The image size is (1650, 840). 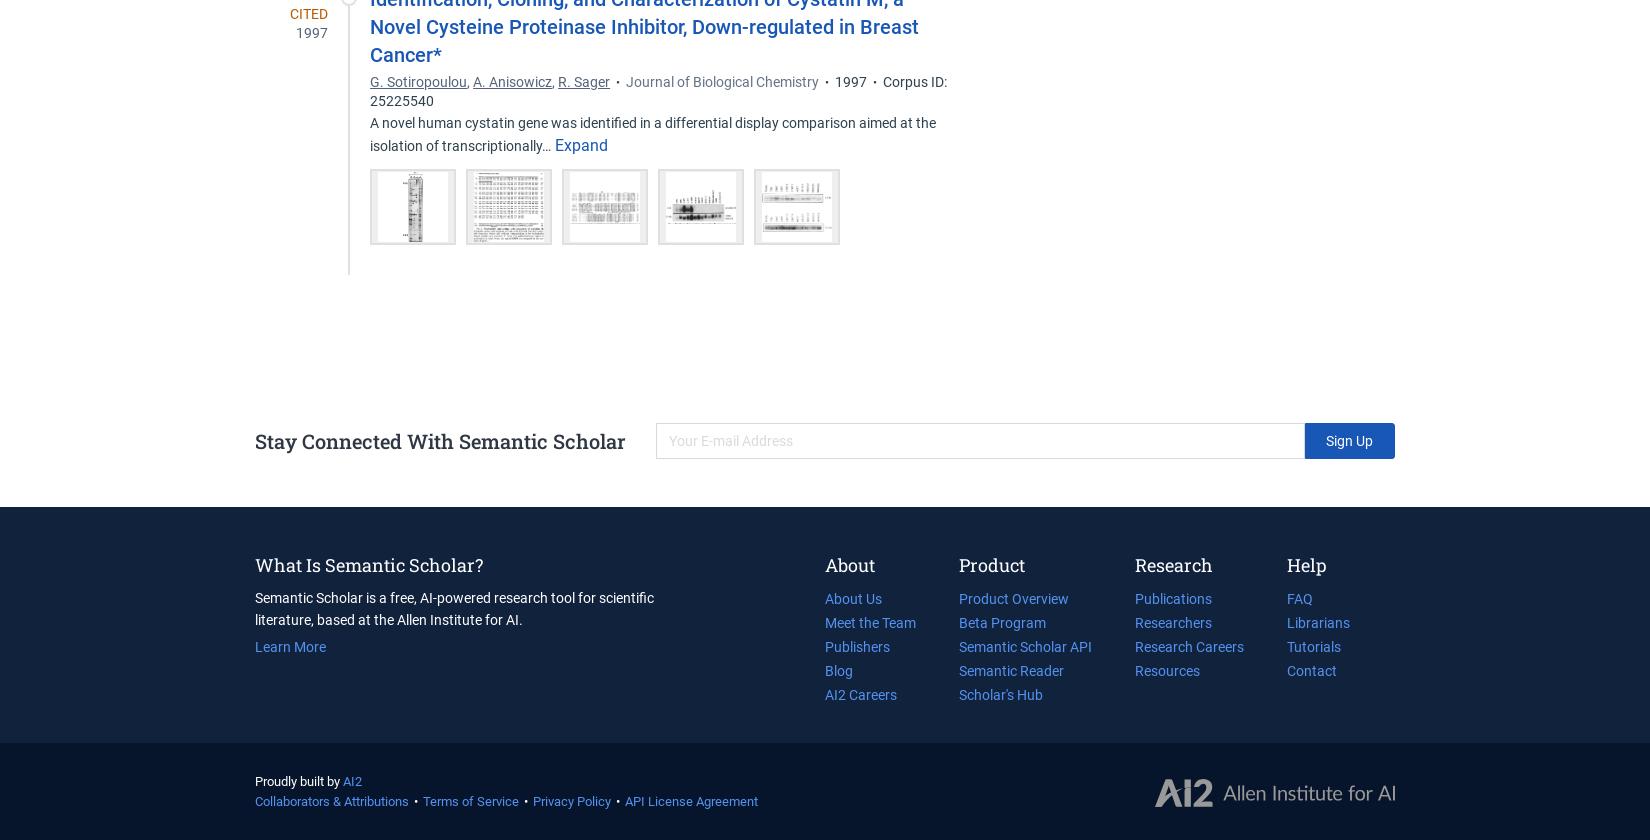 I want to click on 'Publications', so click(x=1173, y=599).